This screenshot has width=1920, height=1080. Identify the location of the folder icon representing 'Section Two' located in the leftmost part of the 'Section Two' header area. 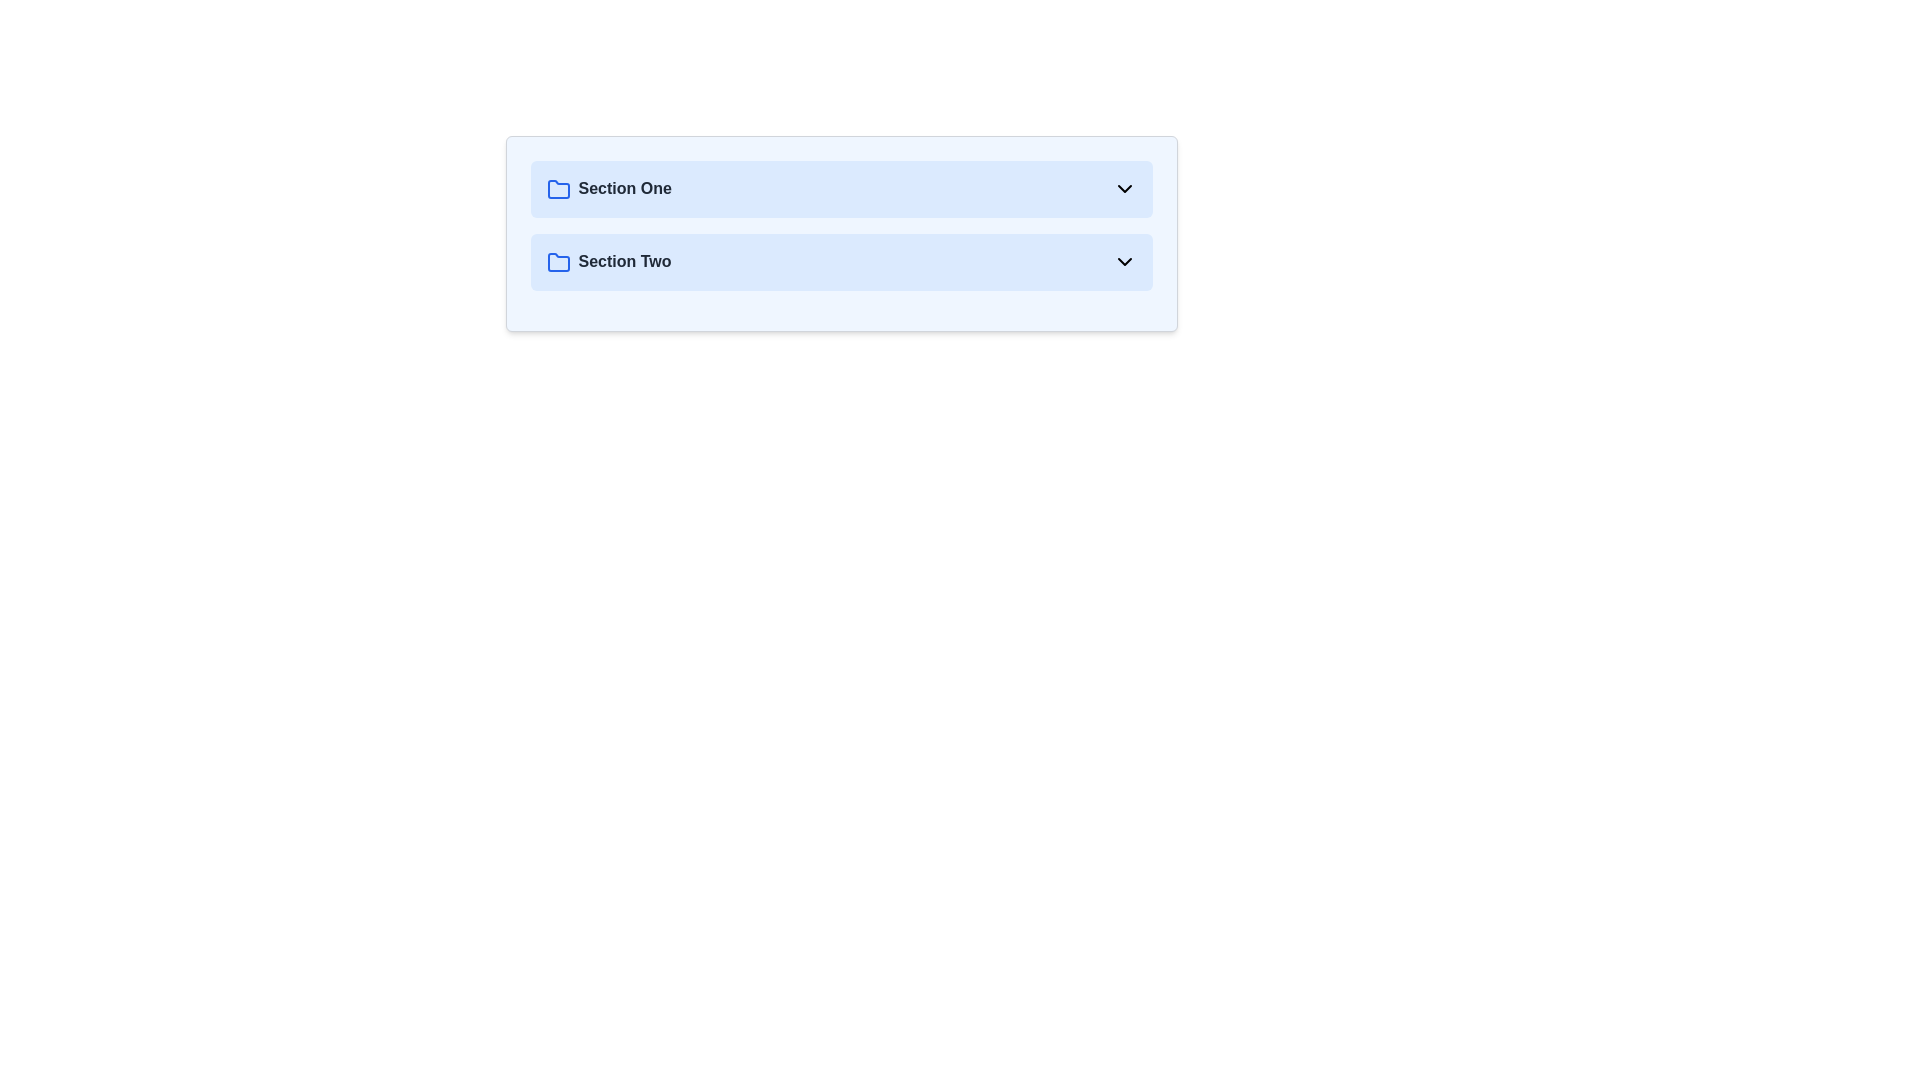
(558, 261).